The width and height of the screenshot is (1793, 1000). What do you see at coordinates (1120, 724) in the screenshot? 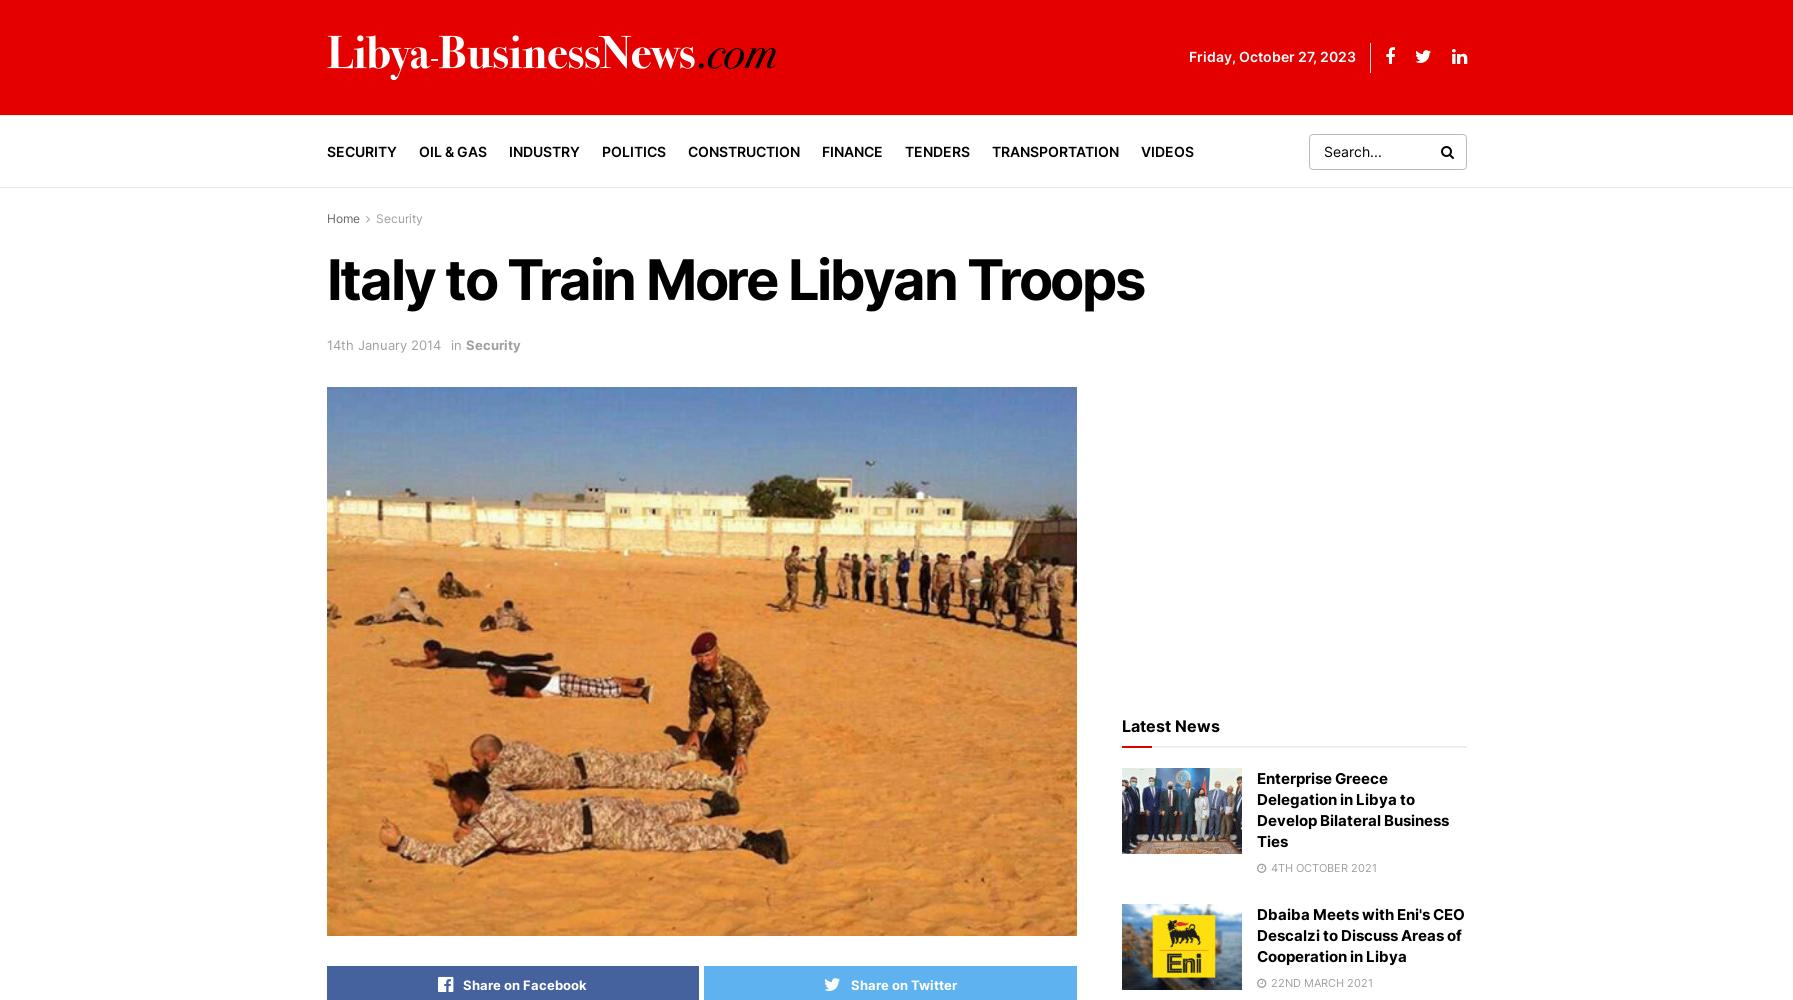
I see `'Latest News'` at bounding box center [1120, 724].